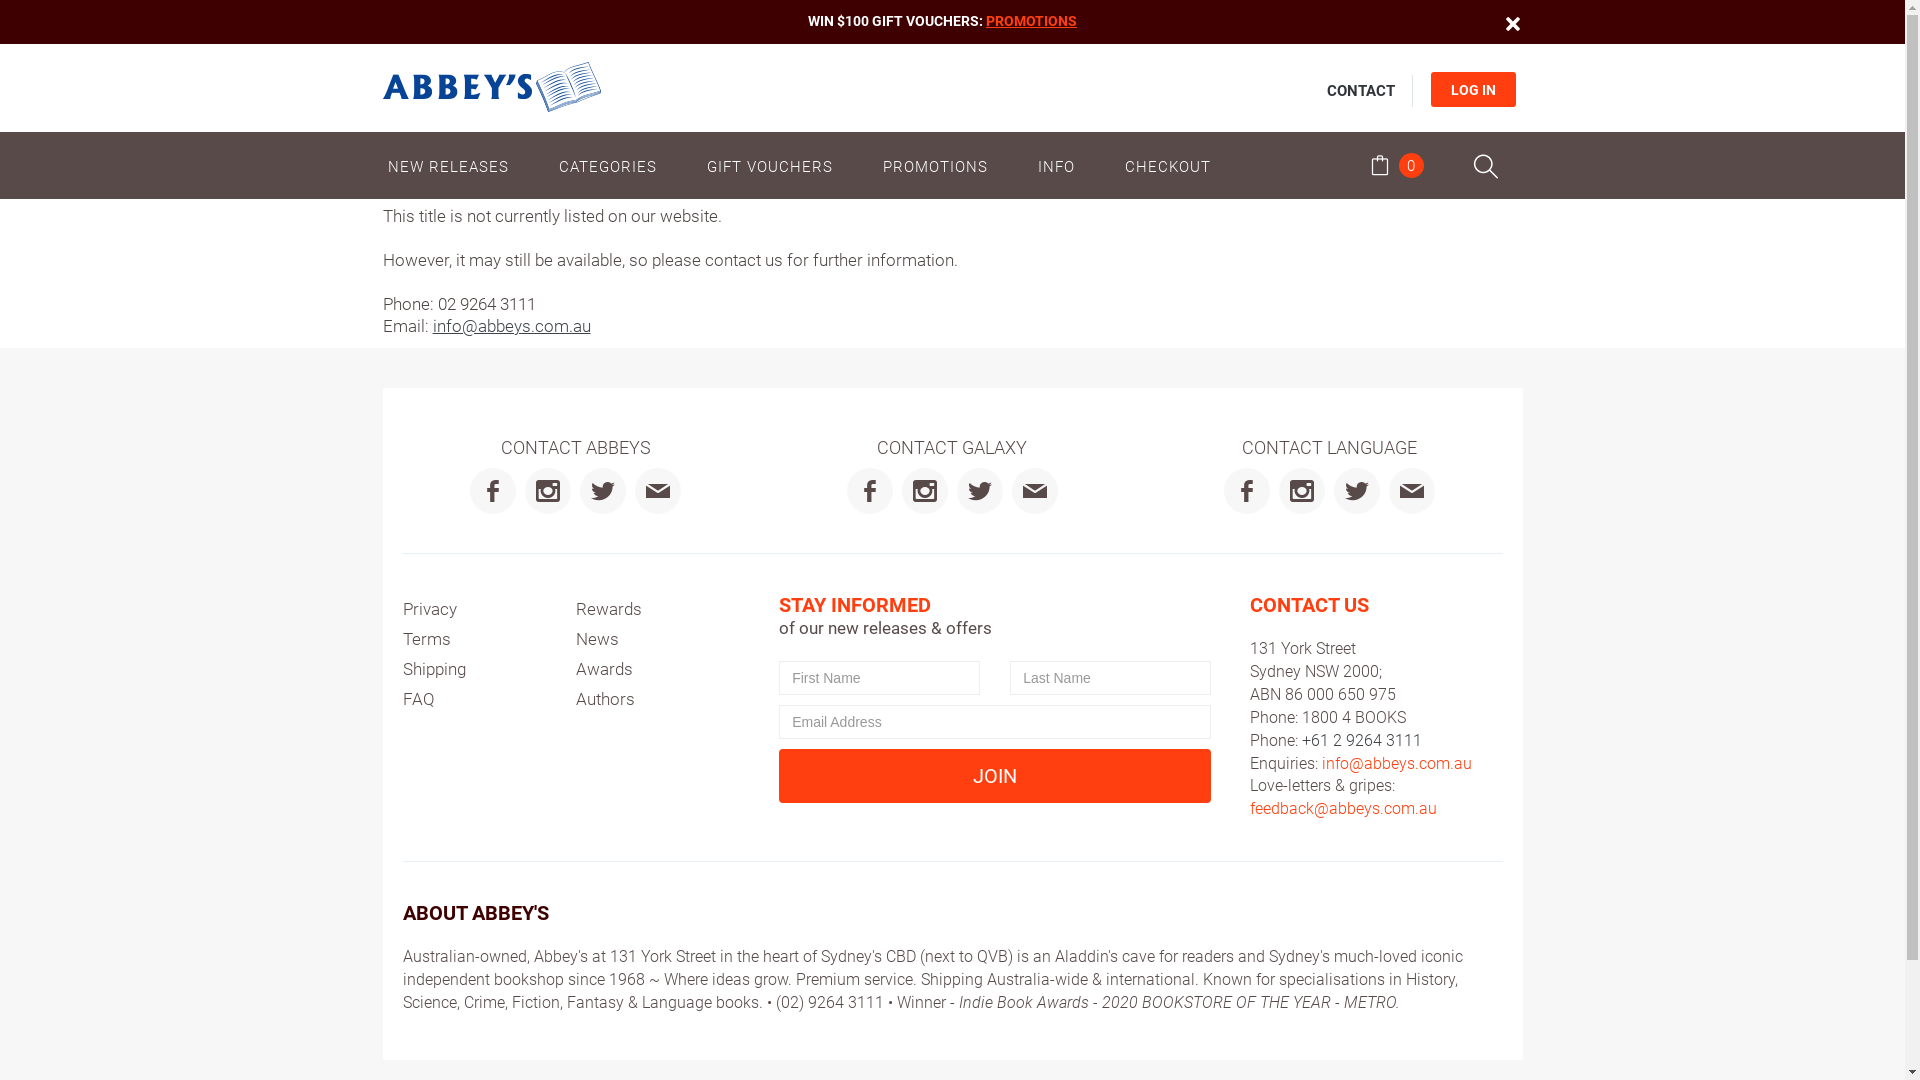 The width and height of the screenshot is (1920, 1080). Describe the element at coordinates (474, 913) in the screenshot. I see `'ABOUT ABBEY'S'` at that location.